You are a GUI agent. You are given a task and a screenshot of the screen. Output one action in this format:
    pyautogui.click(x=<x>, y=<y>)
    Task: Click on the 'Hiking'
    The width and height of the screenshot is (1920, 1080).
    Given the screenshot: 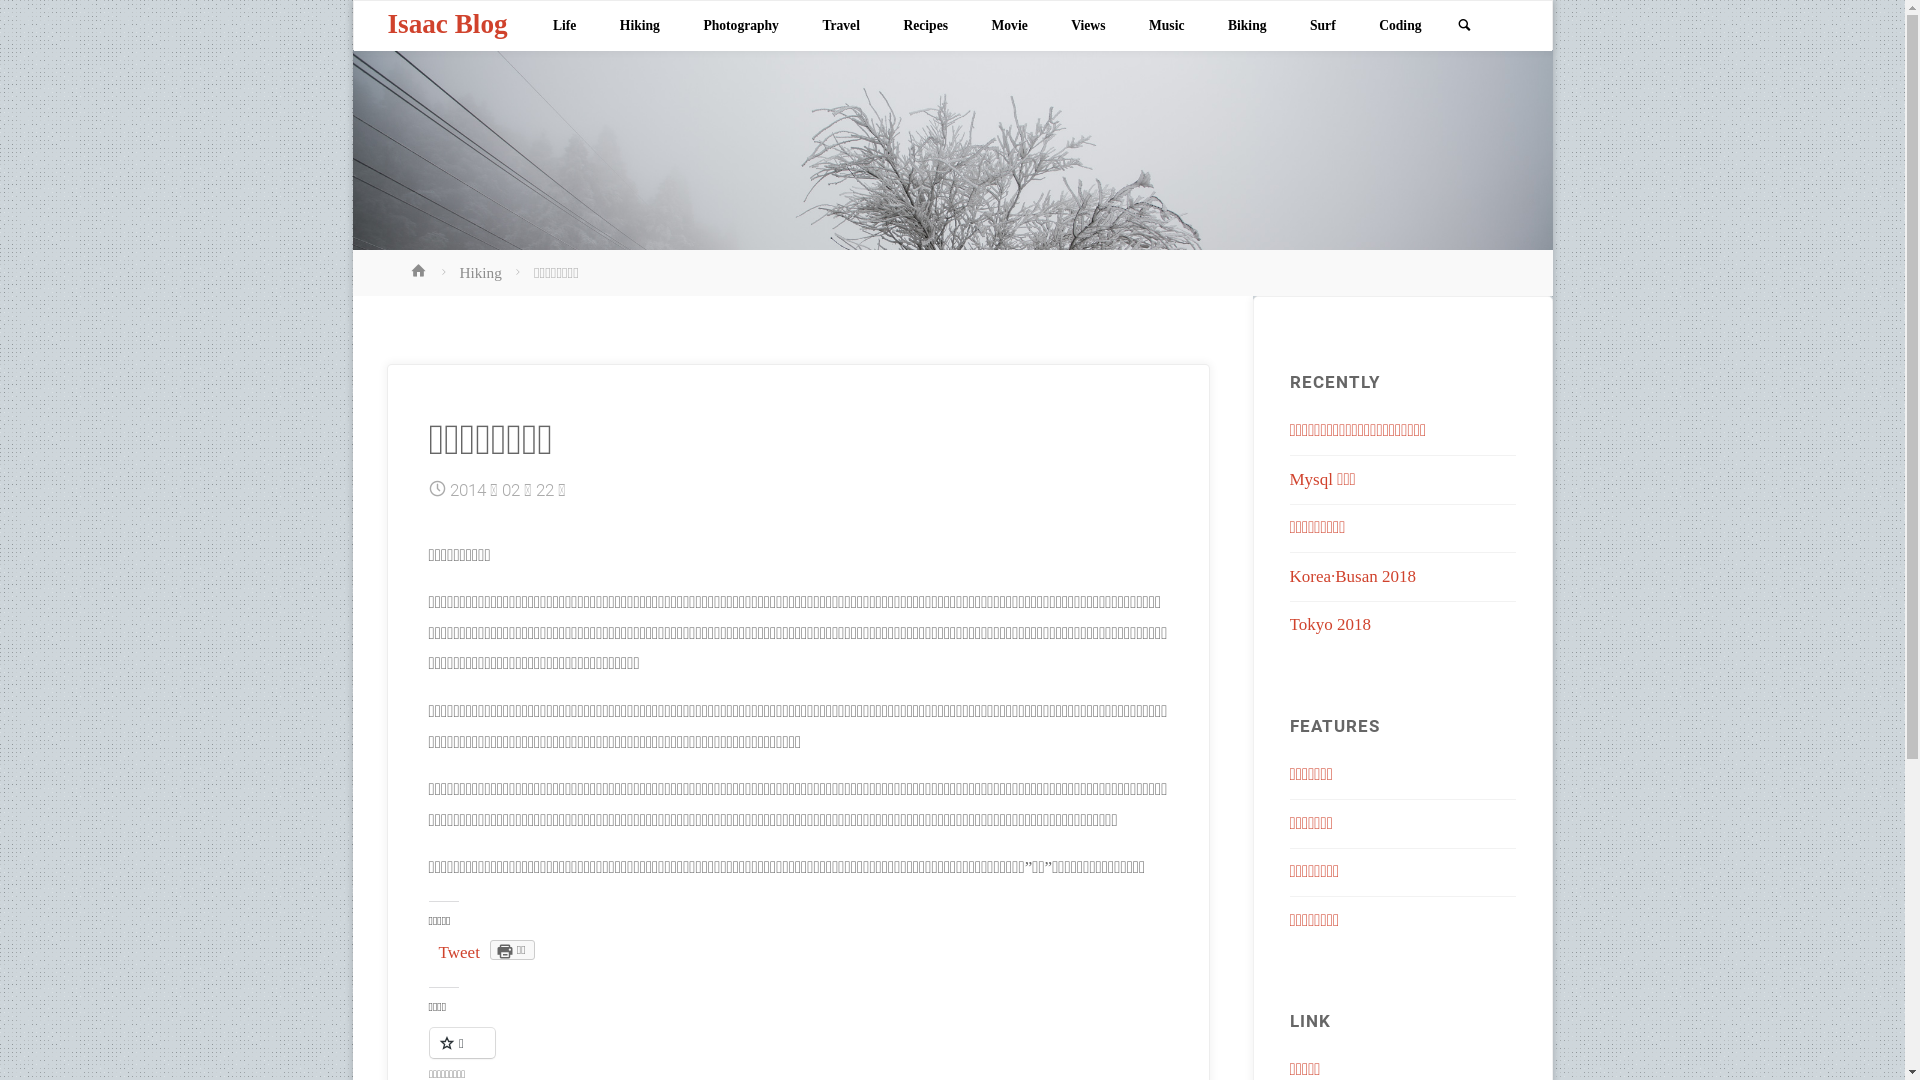 What is the action you would take?
    pyautogui.click(x=638, y=26)
    